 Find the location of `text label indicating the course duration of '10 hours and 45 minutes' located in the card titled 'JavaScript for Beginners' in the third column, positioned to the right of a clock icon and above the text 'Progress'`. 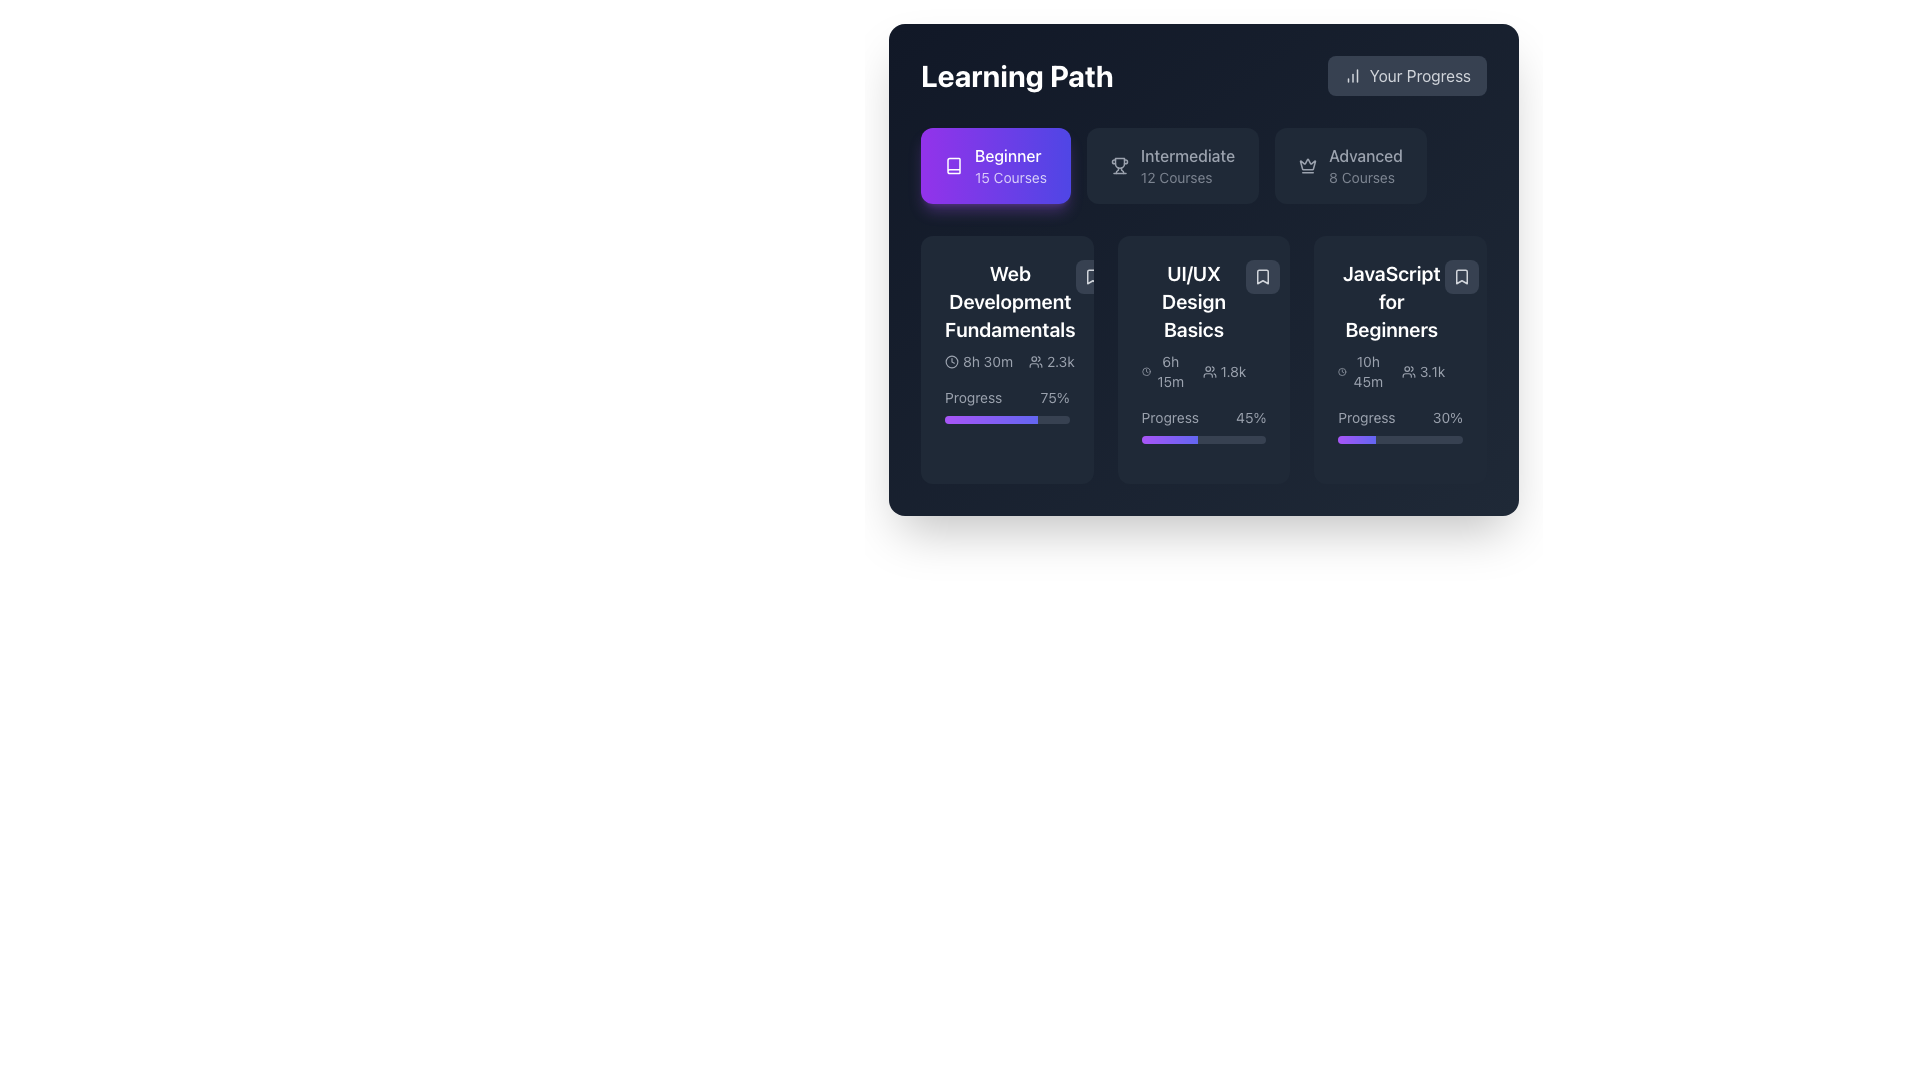

text label indicating the course duration of '10 hours and 45 minutes' located in the card titled 'JavaScript for Beginners' in the third column, positioned to the right of a clock icon and above the text 'Progress' is located at coordinates (1367, 371).